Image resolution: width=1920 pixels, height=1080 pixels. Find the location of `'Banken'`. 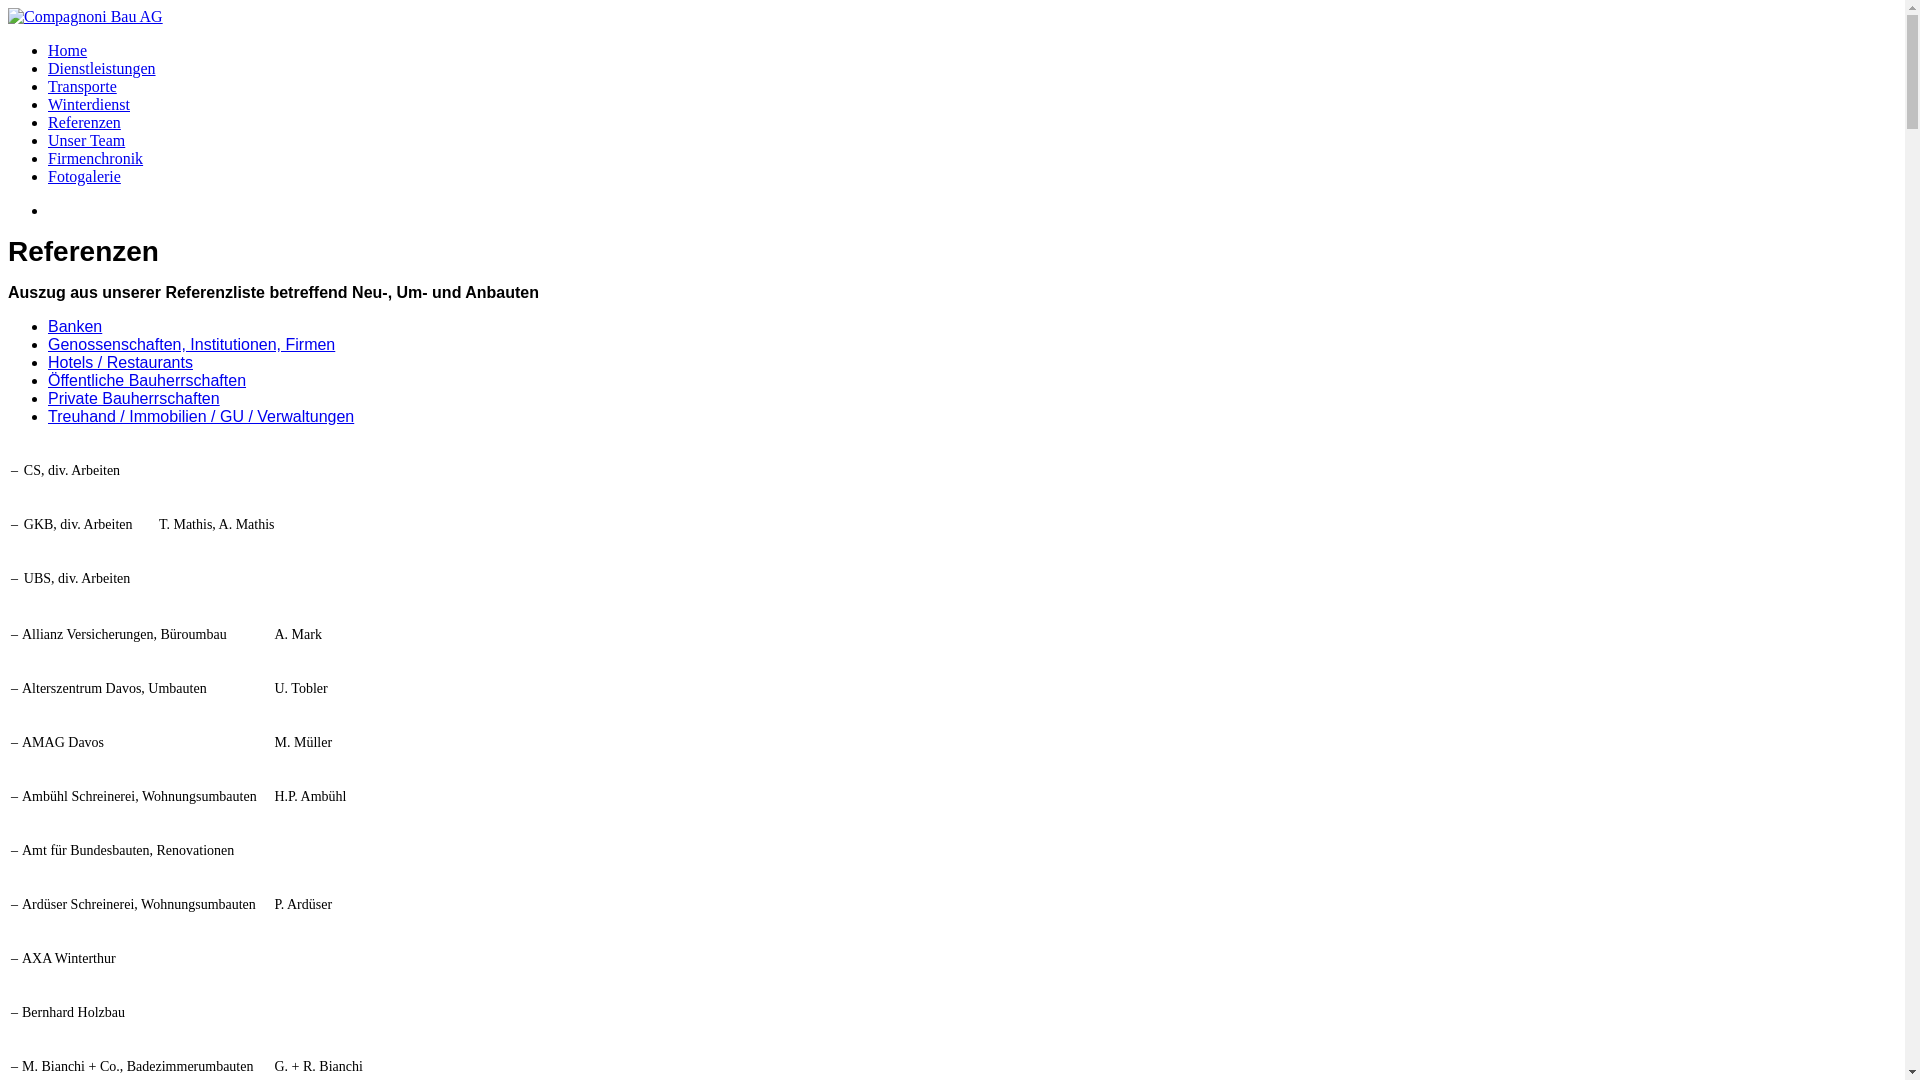

'Banken' is located at coordinates (75, 325).